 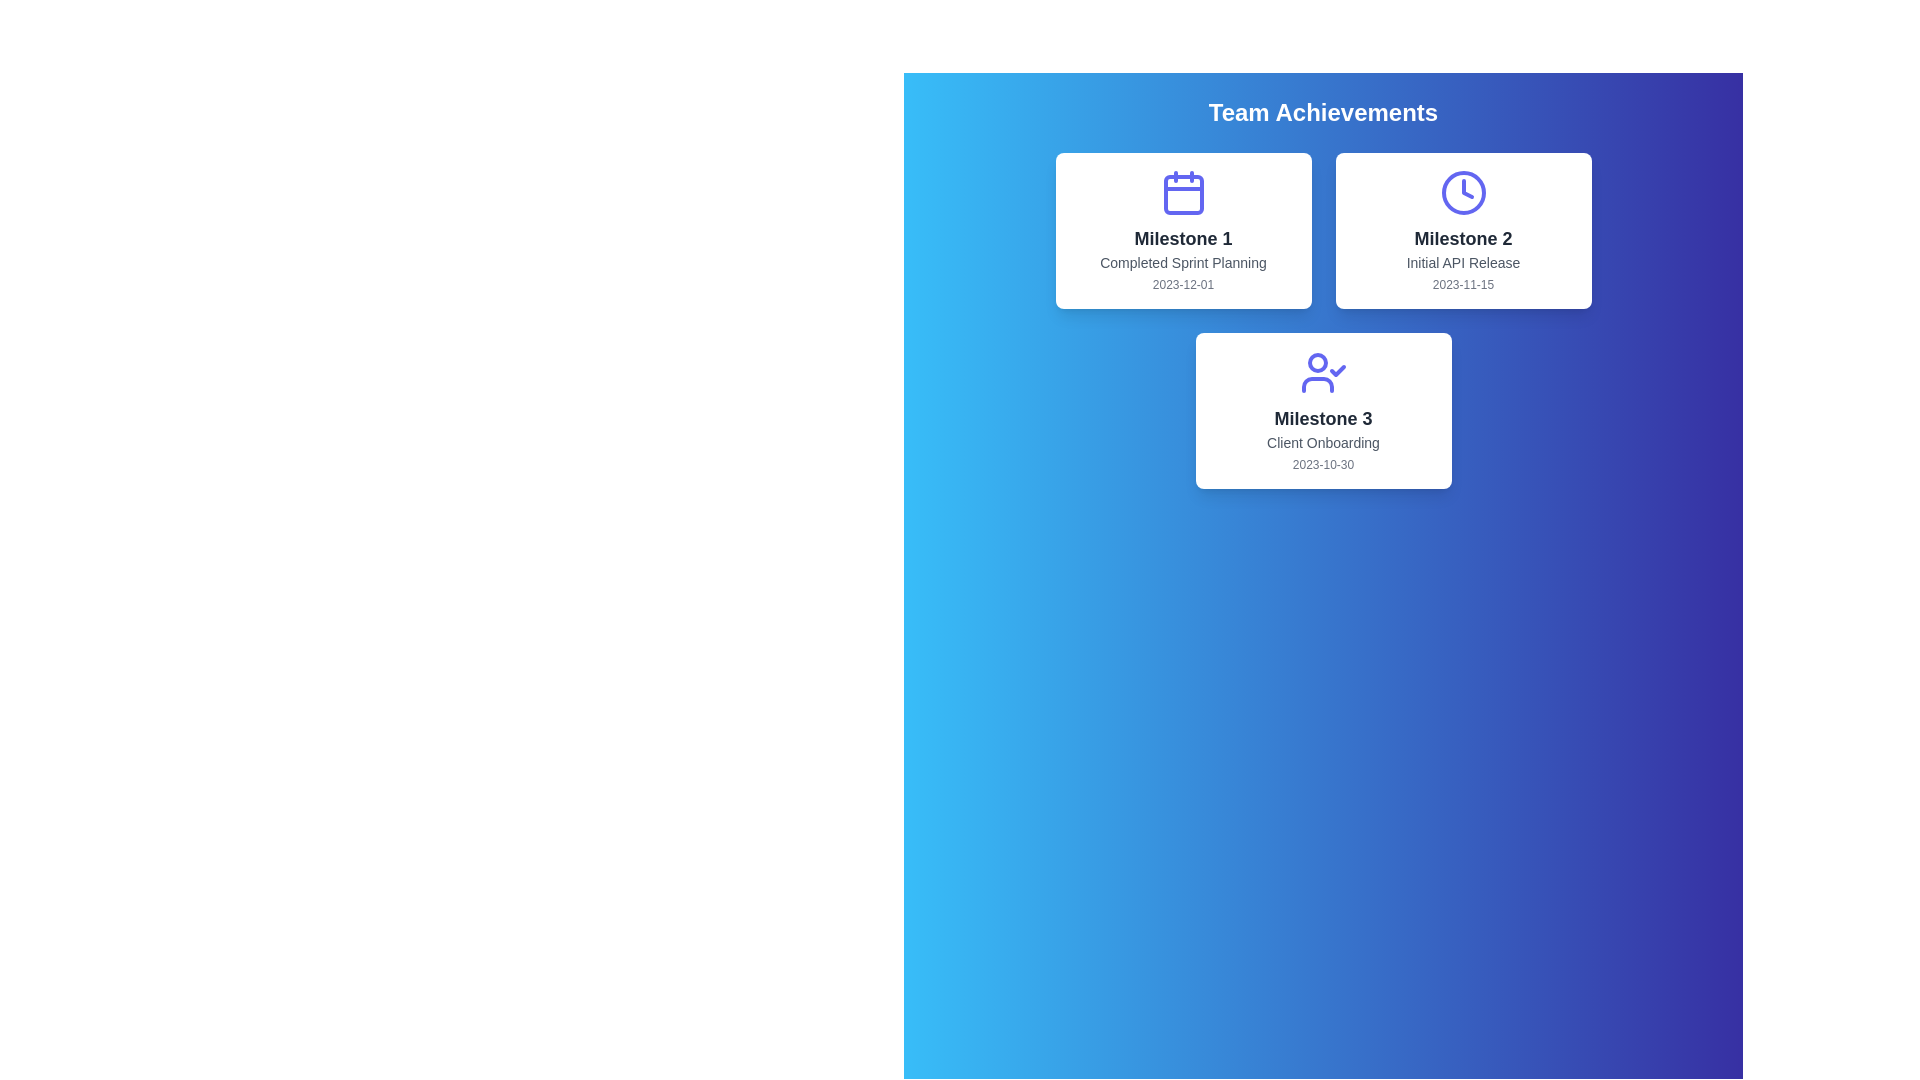 I want to click on the purple clock icon located in the top-right card of the three cards, which is situated above the text 'Milestone 2', 'Initial API Release', and '2023-11-15', so click(x=1463, y=192).